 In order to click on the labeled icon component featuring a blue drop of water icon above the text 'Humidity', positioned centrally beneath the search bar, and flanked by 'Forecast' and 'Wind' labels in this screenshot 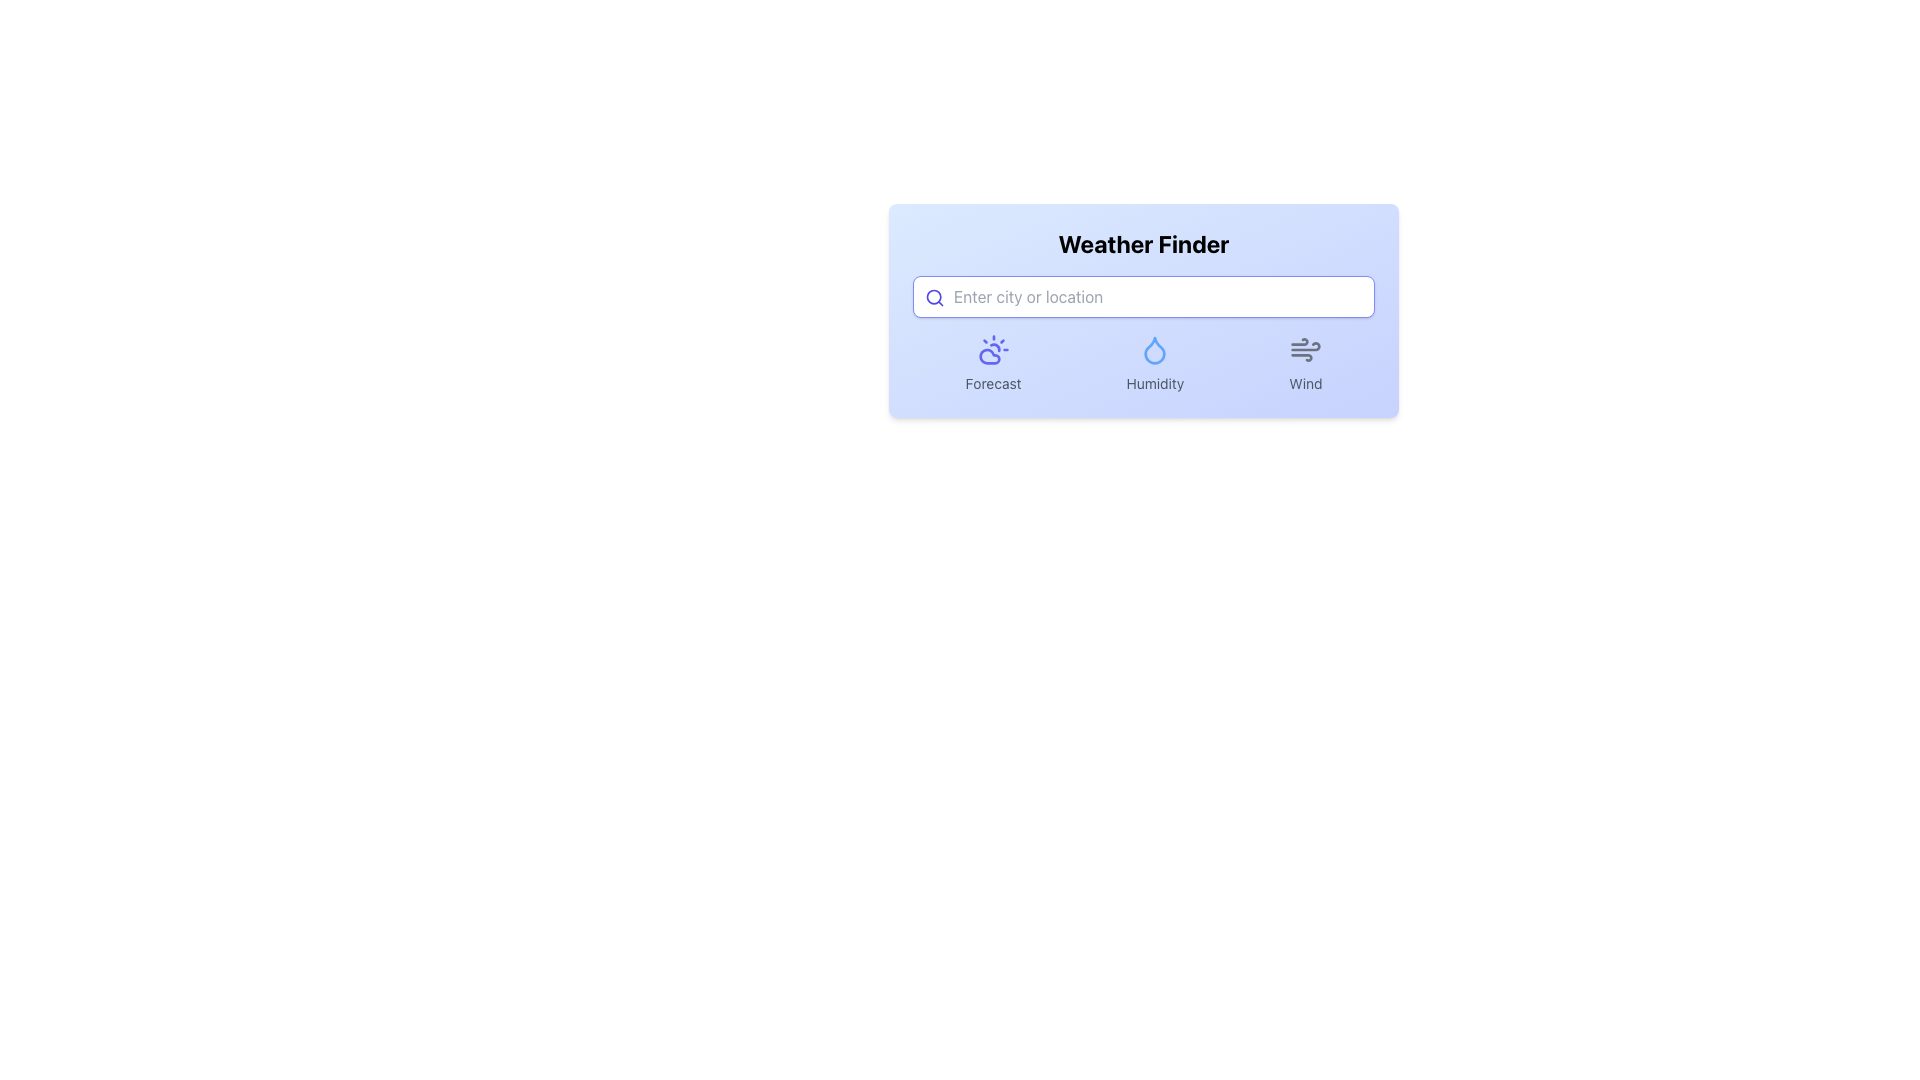, I will do `click(1155, 363)`.